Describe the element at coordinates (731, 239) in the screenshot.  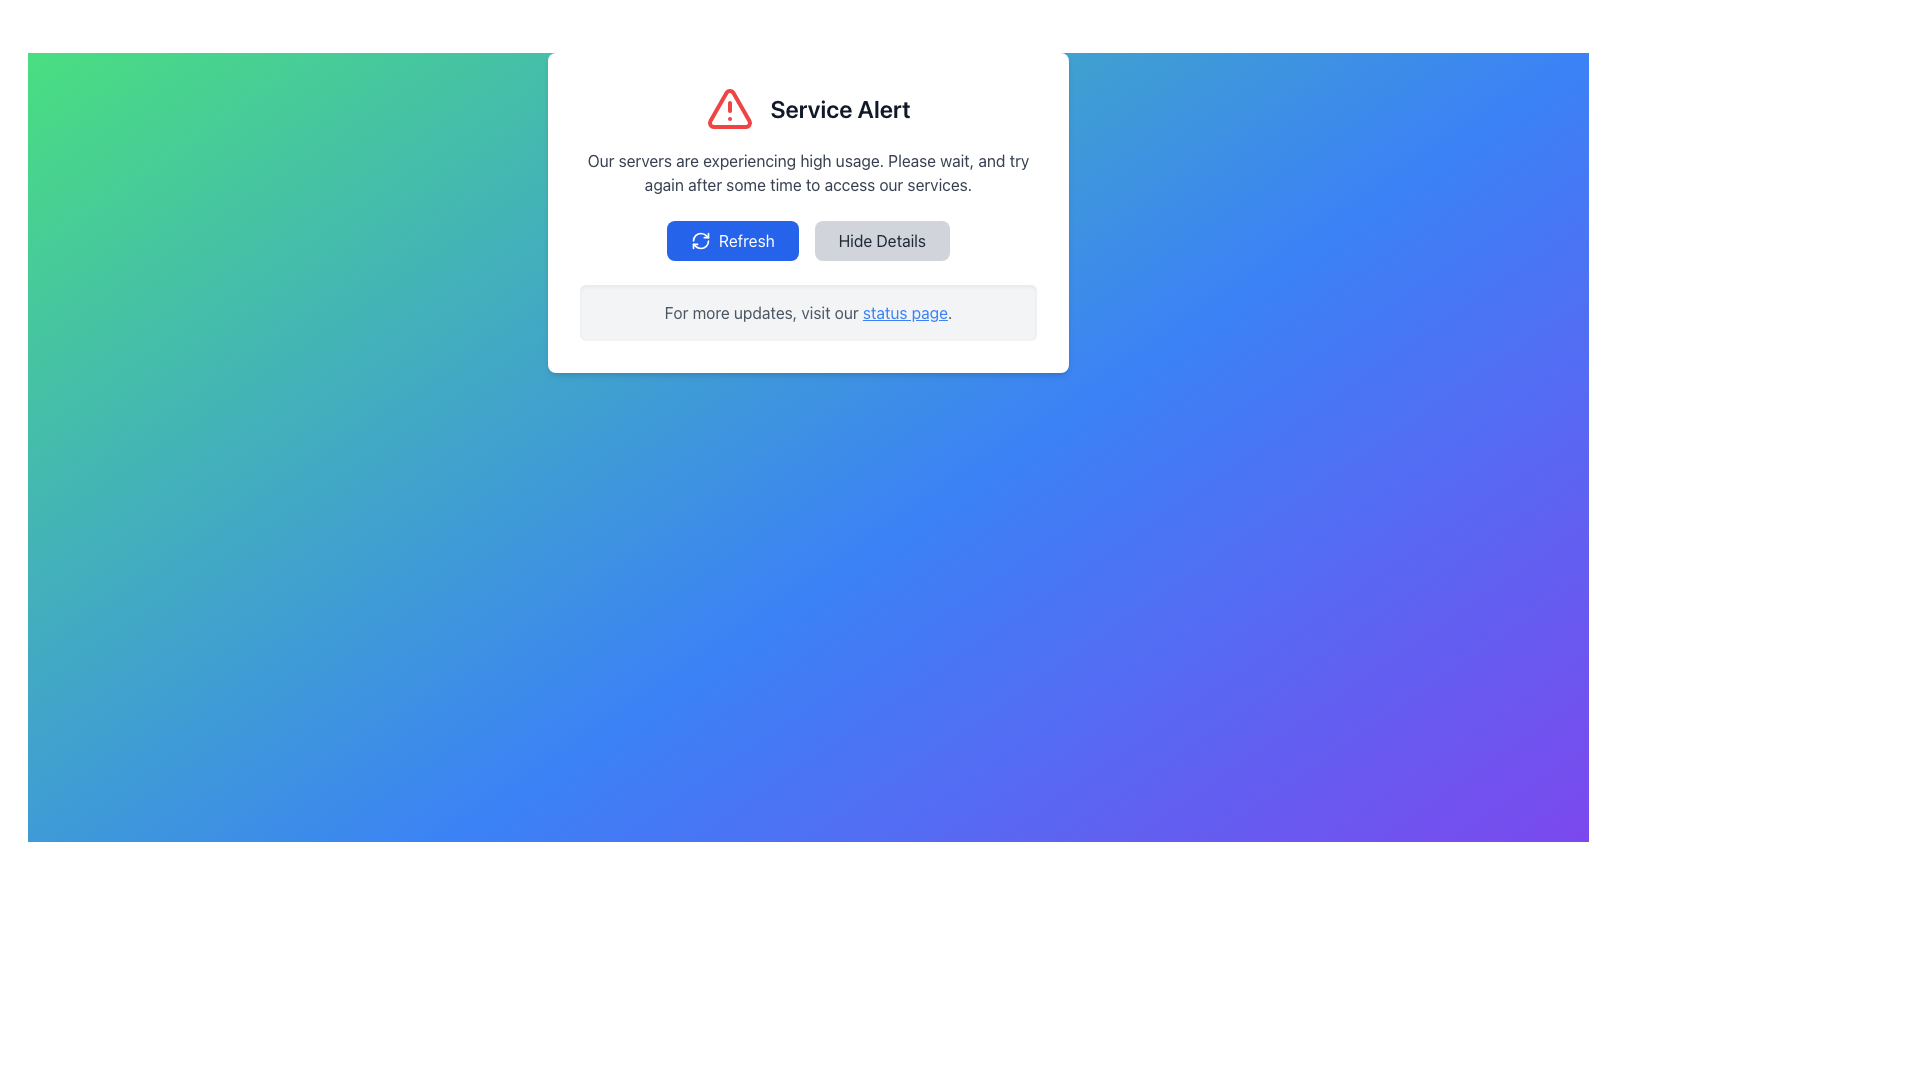
I see `the 'Refresh' button, which has a blue background with white text and a circular arrow icon, to initiate a refresh action` at that location.